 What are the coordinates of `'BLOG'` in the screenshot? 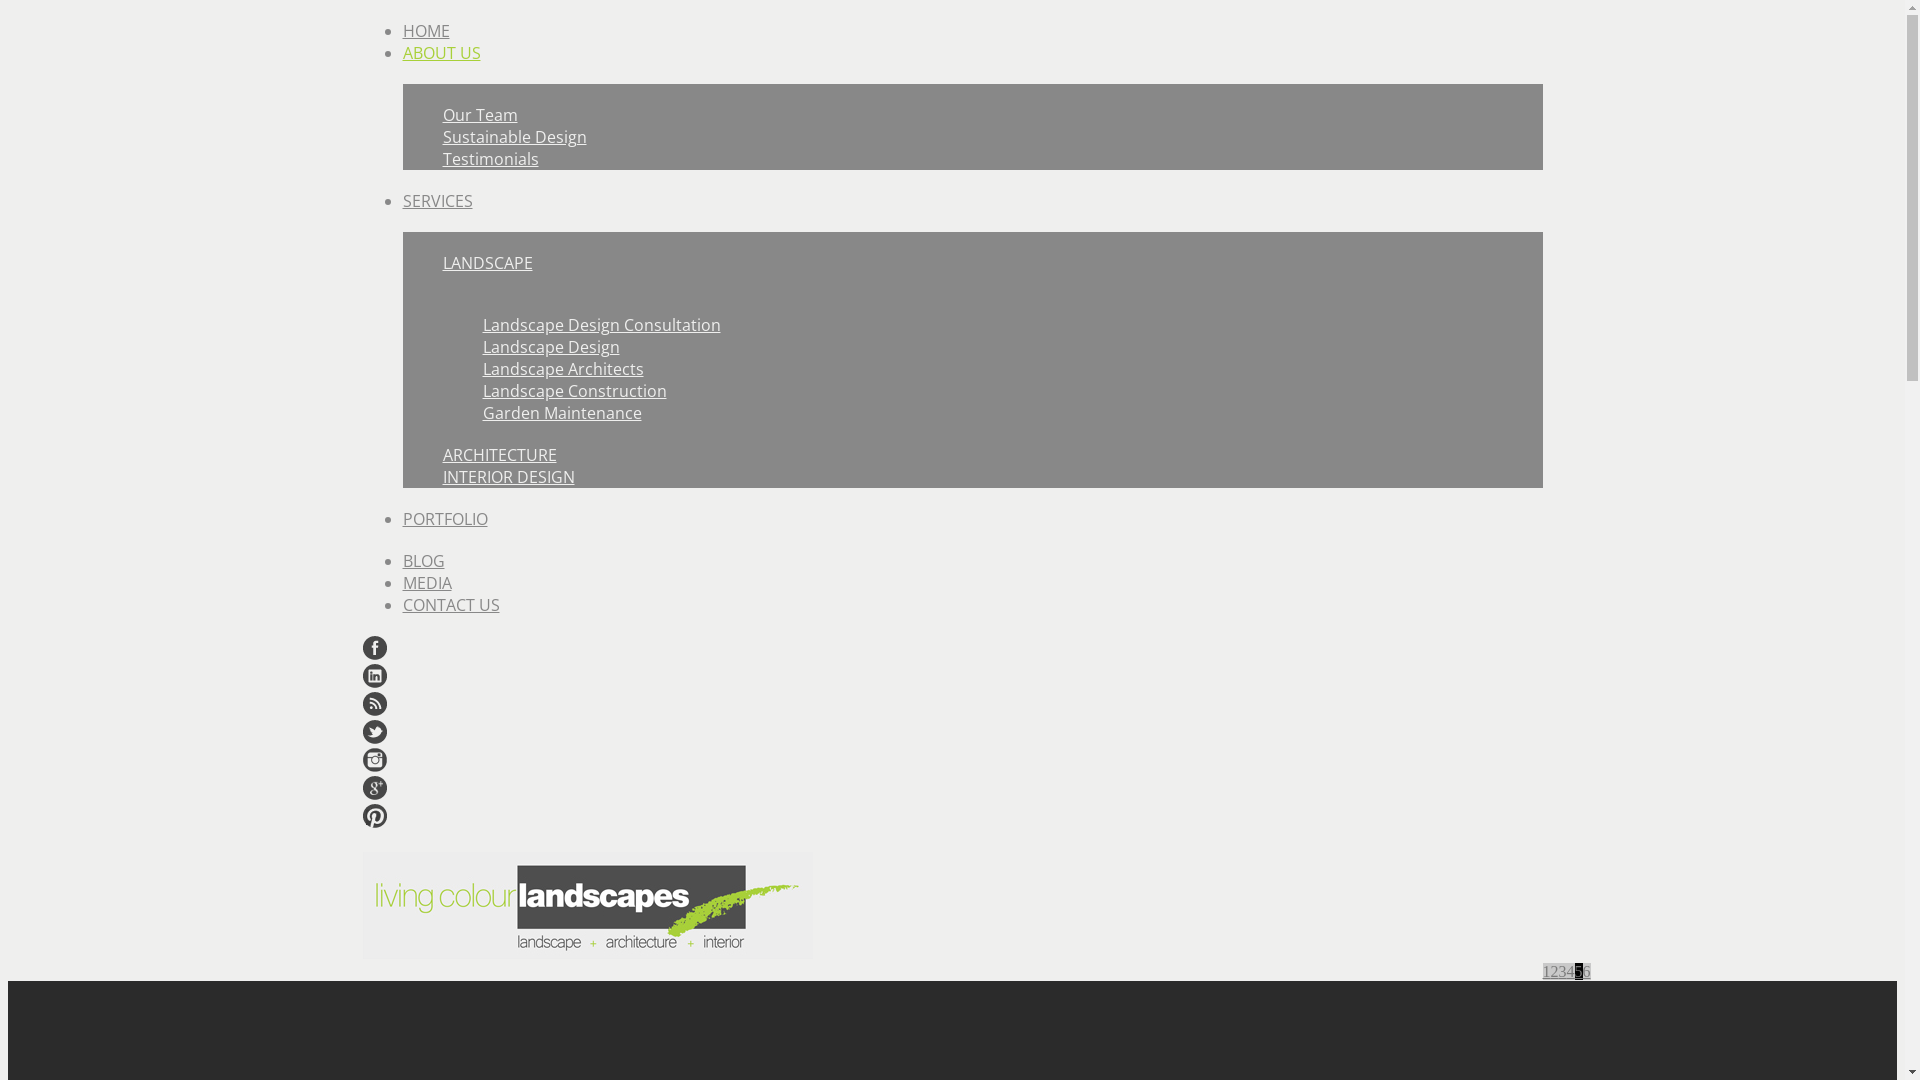 It's located at (421, 560).